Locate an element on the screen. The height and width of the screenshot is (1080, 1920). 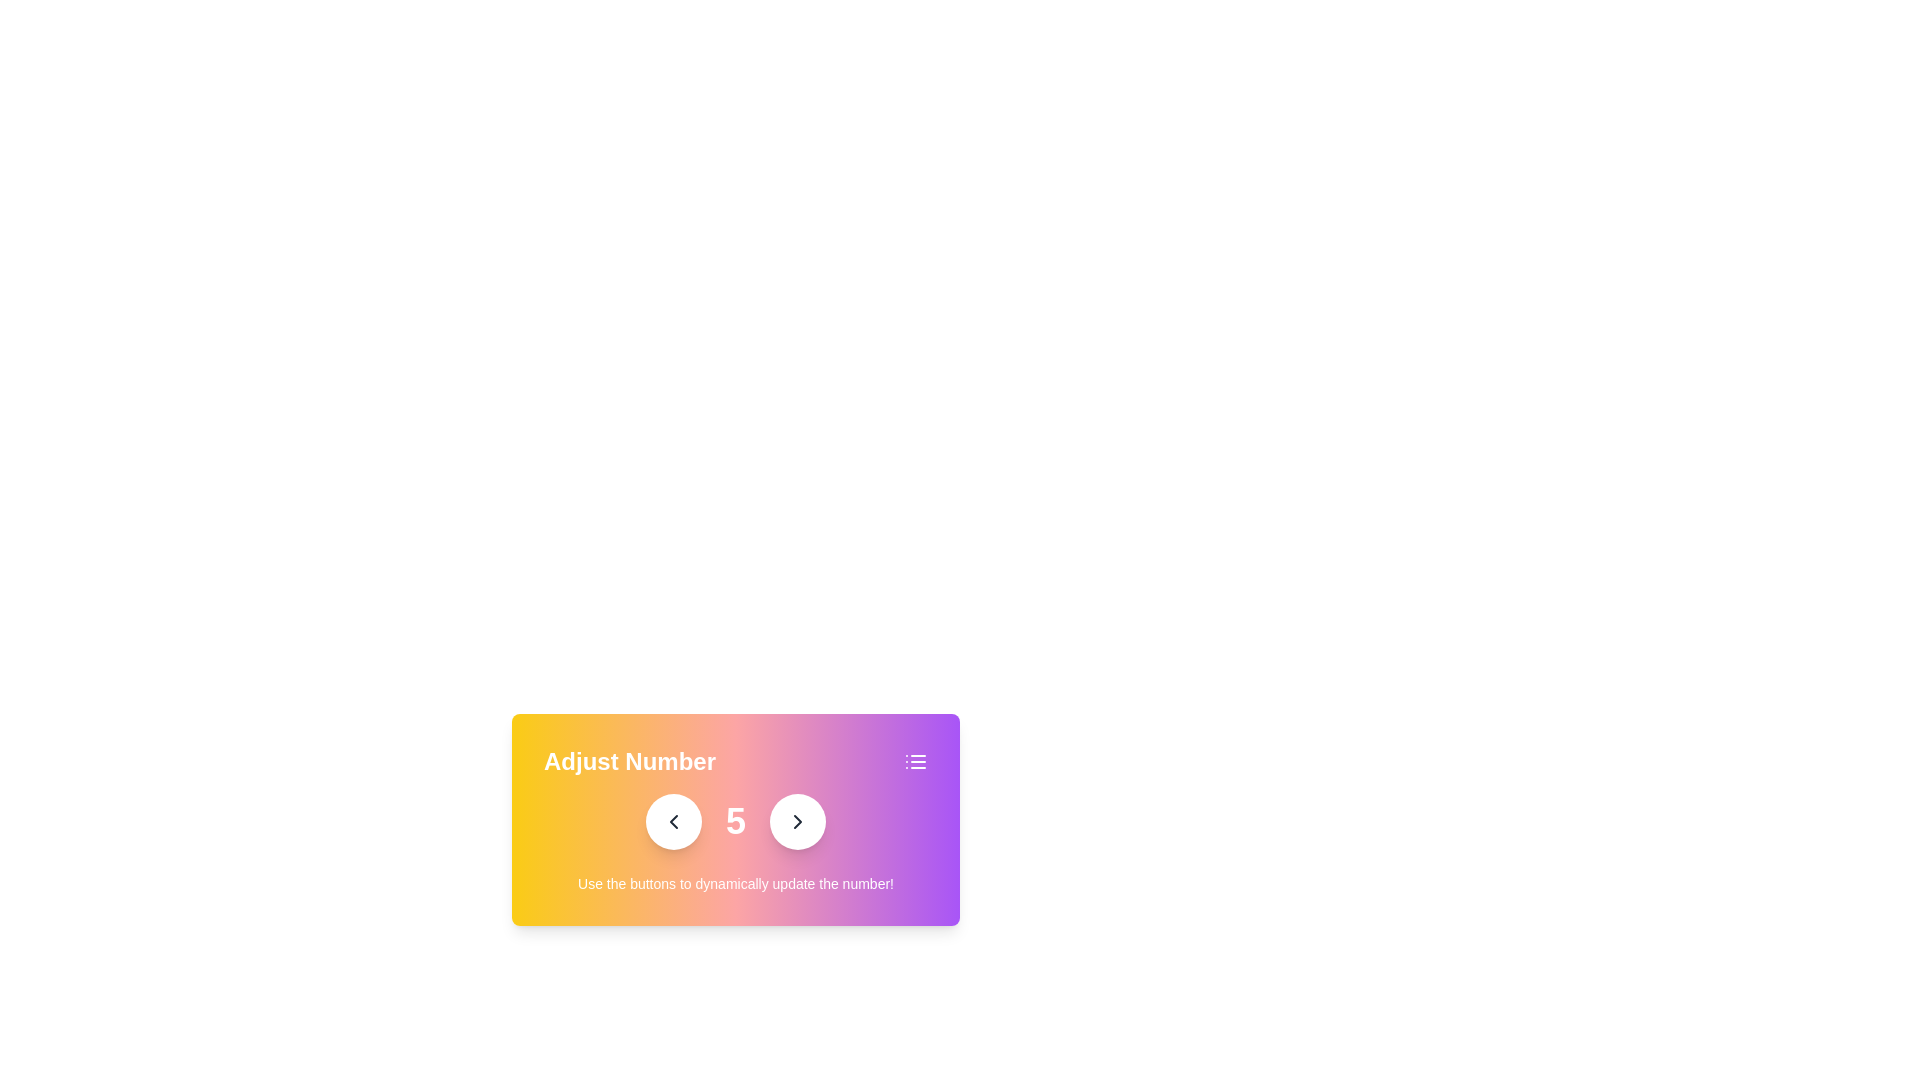
the right-pointing chevron icon within the circular button located towards the bottom-right of the gradient-colored panel is located at coordinates (796, 821).